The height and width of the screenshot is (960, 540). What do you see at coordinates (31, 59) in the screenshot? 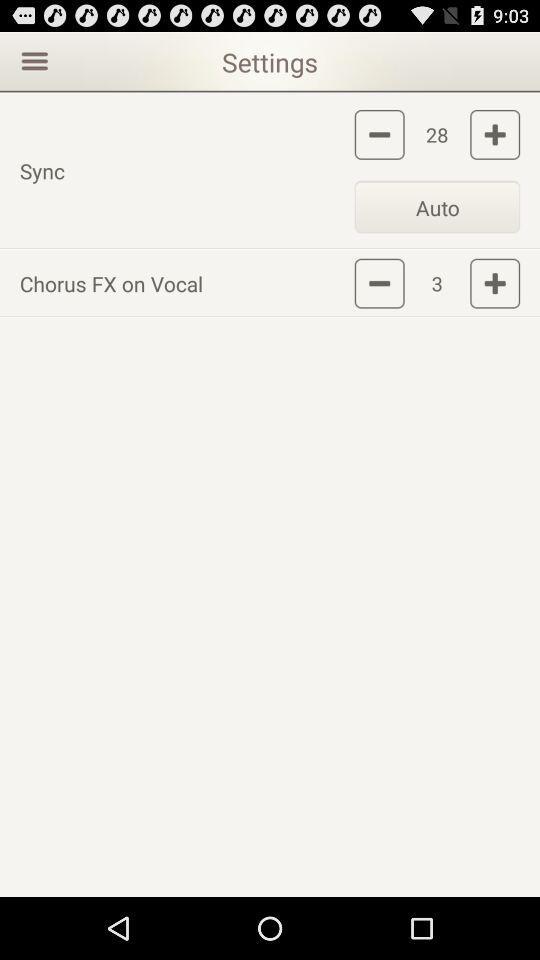
I see `open up menu` at bounding box center [31, 59].